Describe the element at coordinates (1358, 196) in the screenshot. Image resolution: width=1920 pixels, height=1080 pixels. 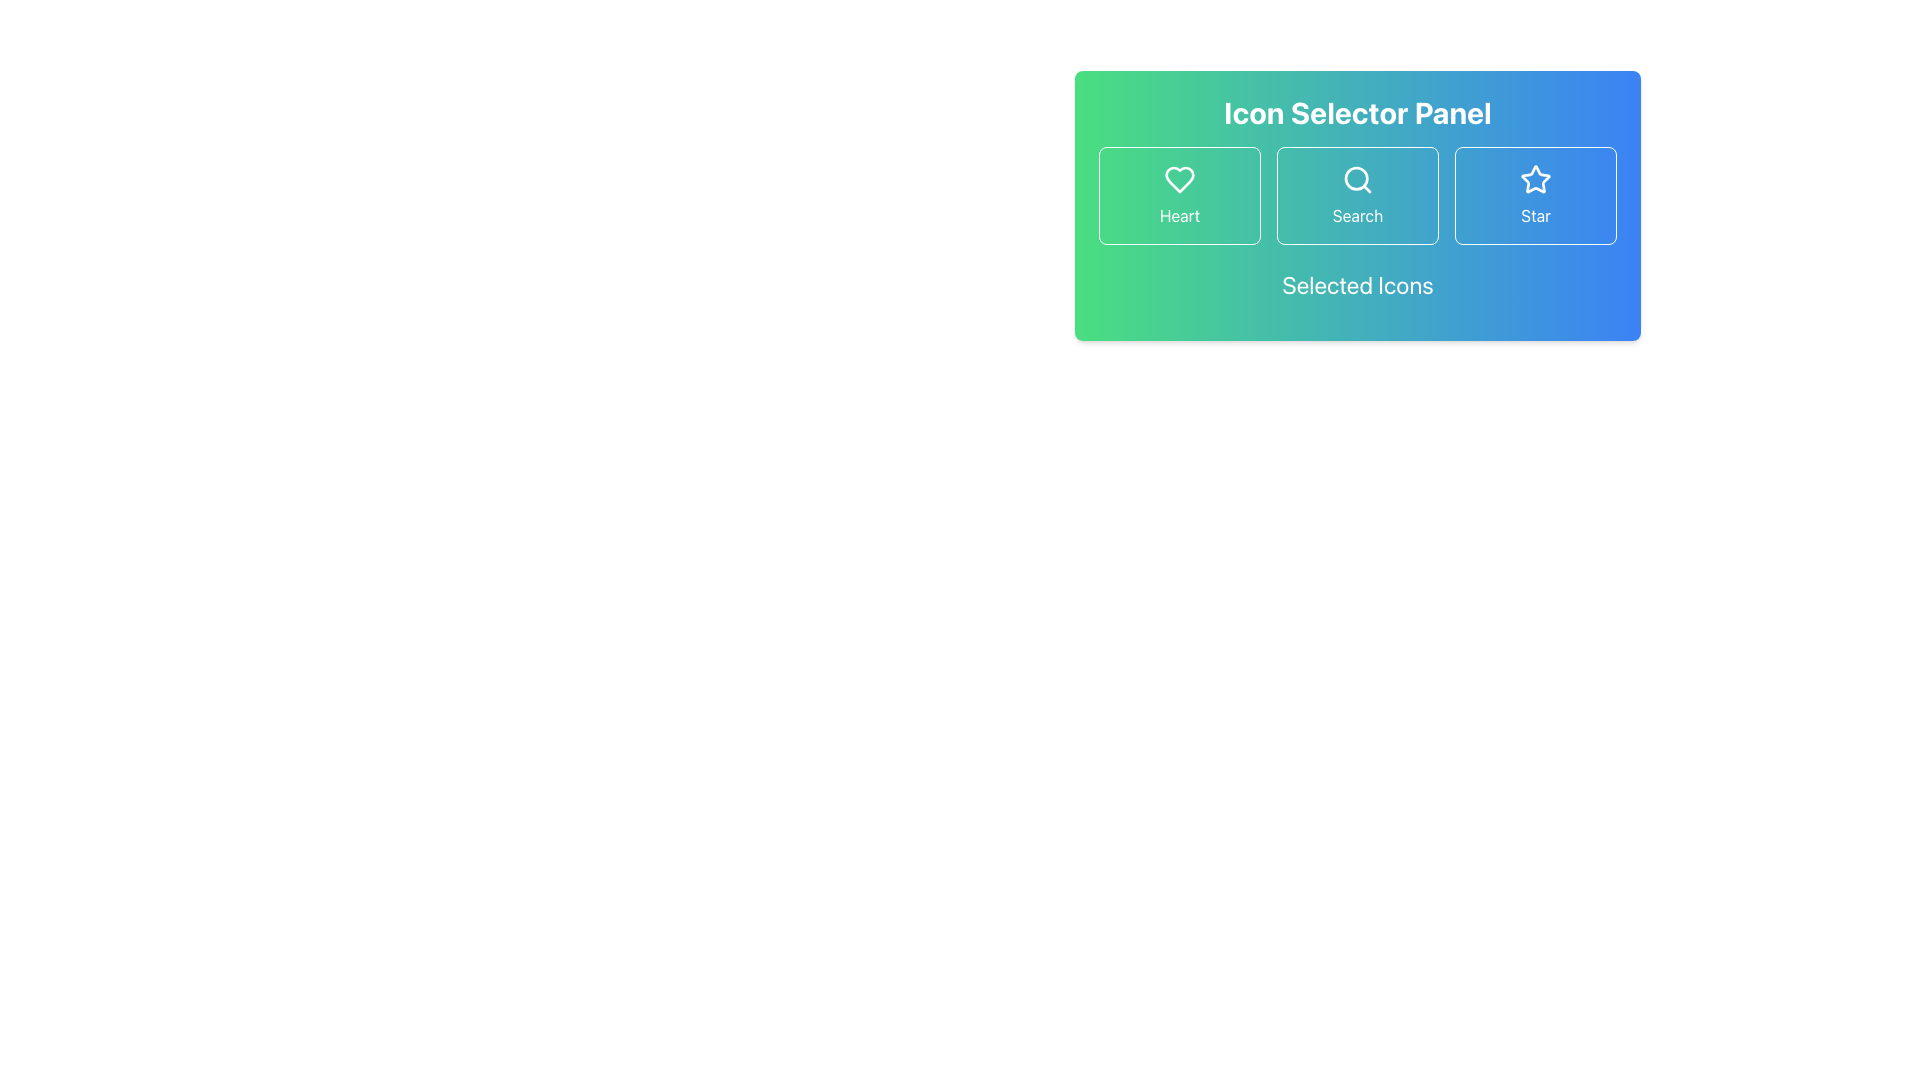
I see `the central button of the Grid layout containing 'Heart', 'Search', or 'Star' options` at that location.